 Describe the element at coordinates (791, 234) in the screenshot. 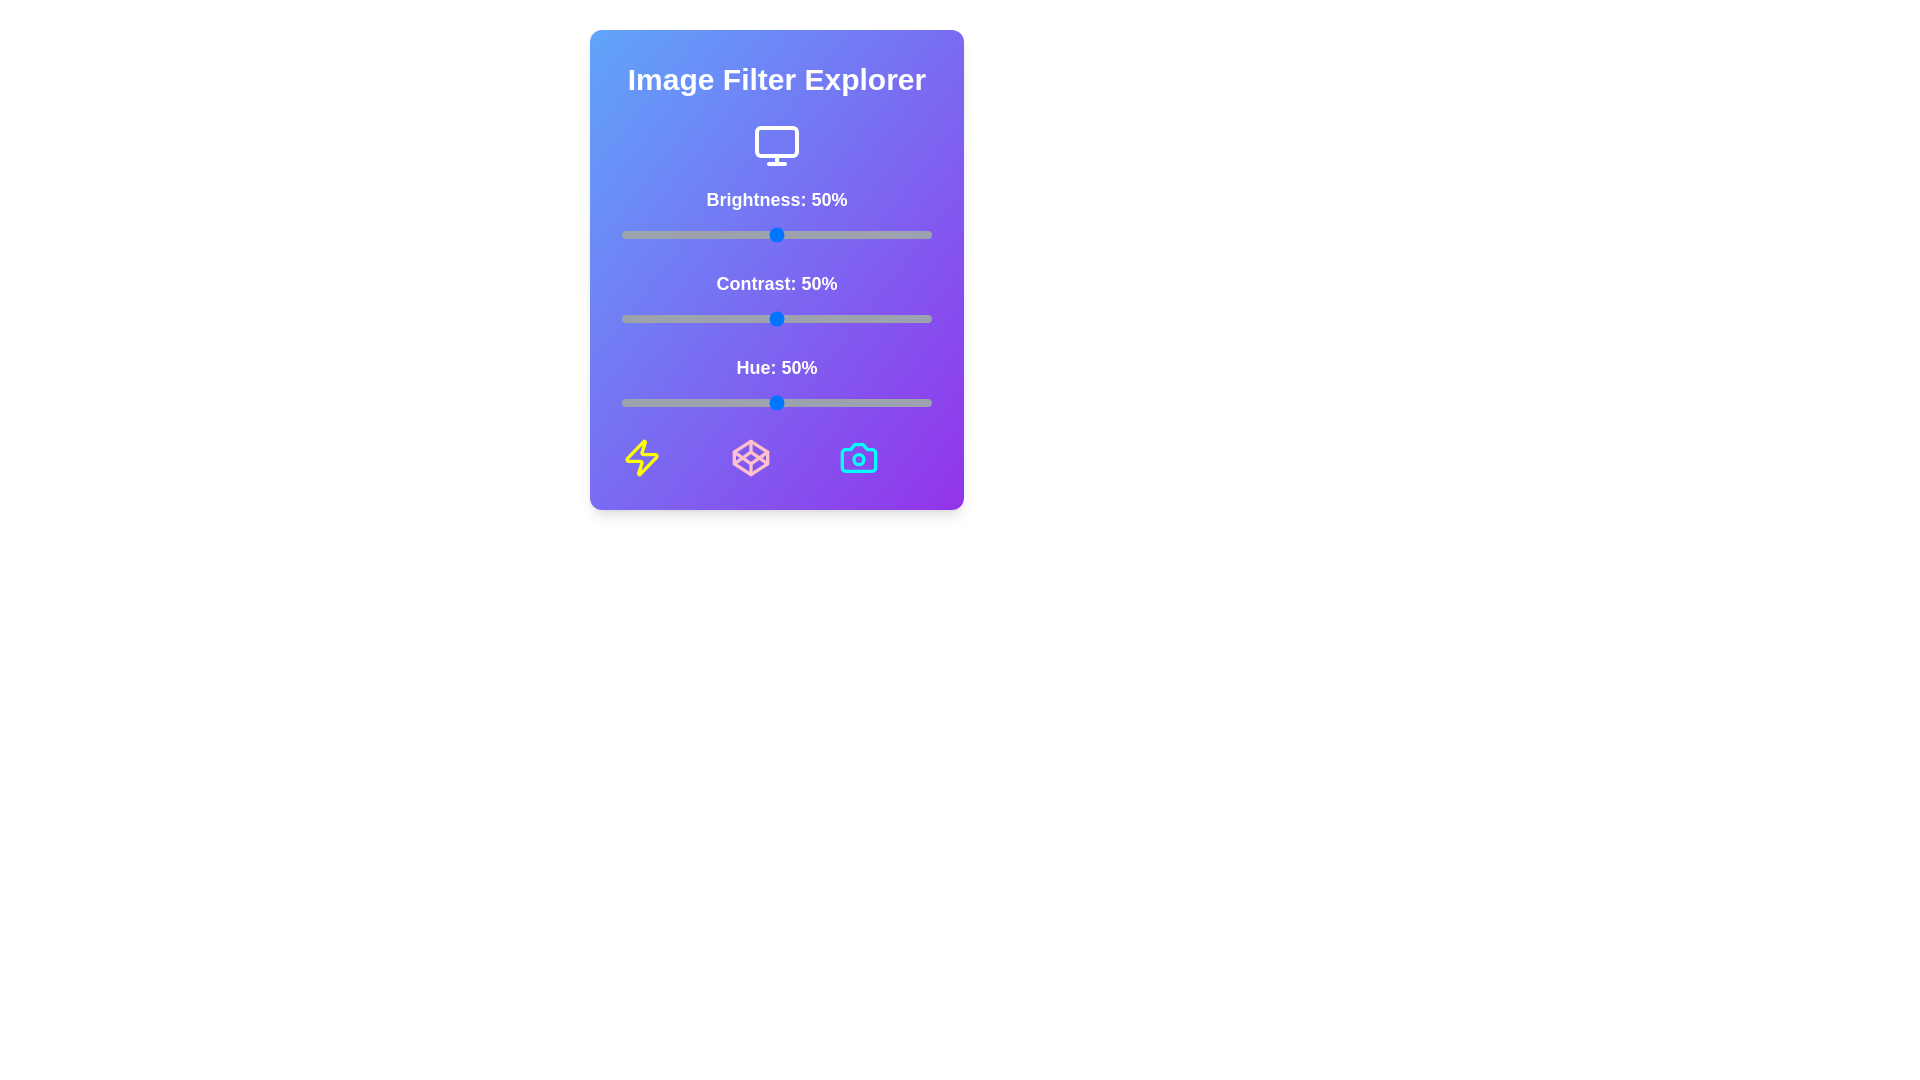

I see `the brightness slider to 55%` at that location.